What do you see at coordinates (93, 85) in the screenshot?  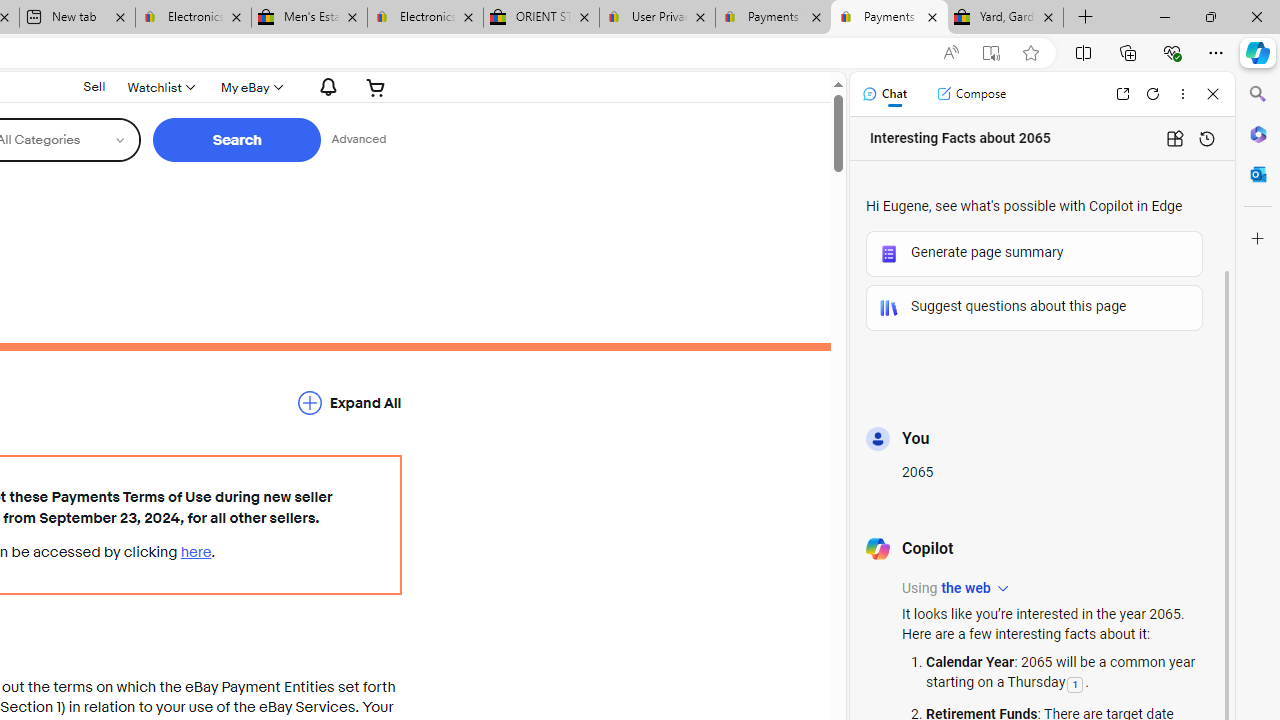 I see `'Sell'` at bounding box center [93, 85].